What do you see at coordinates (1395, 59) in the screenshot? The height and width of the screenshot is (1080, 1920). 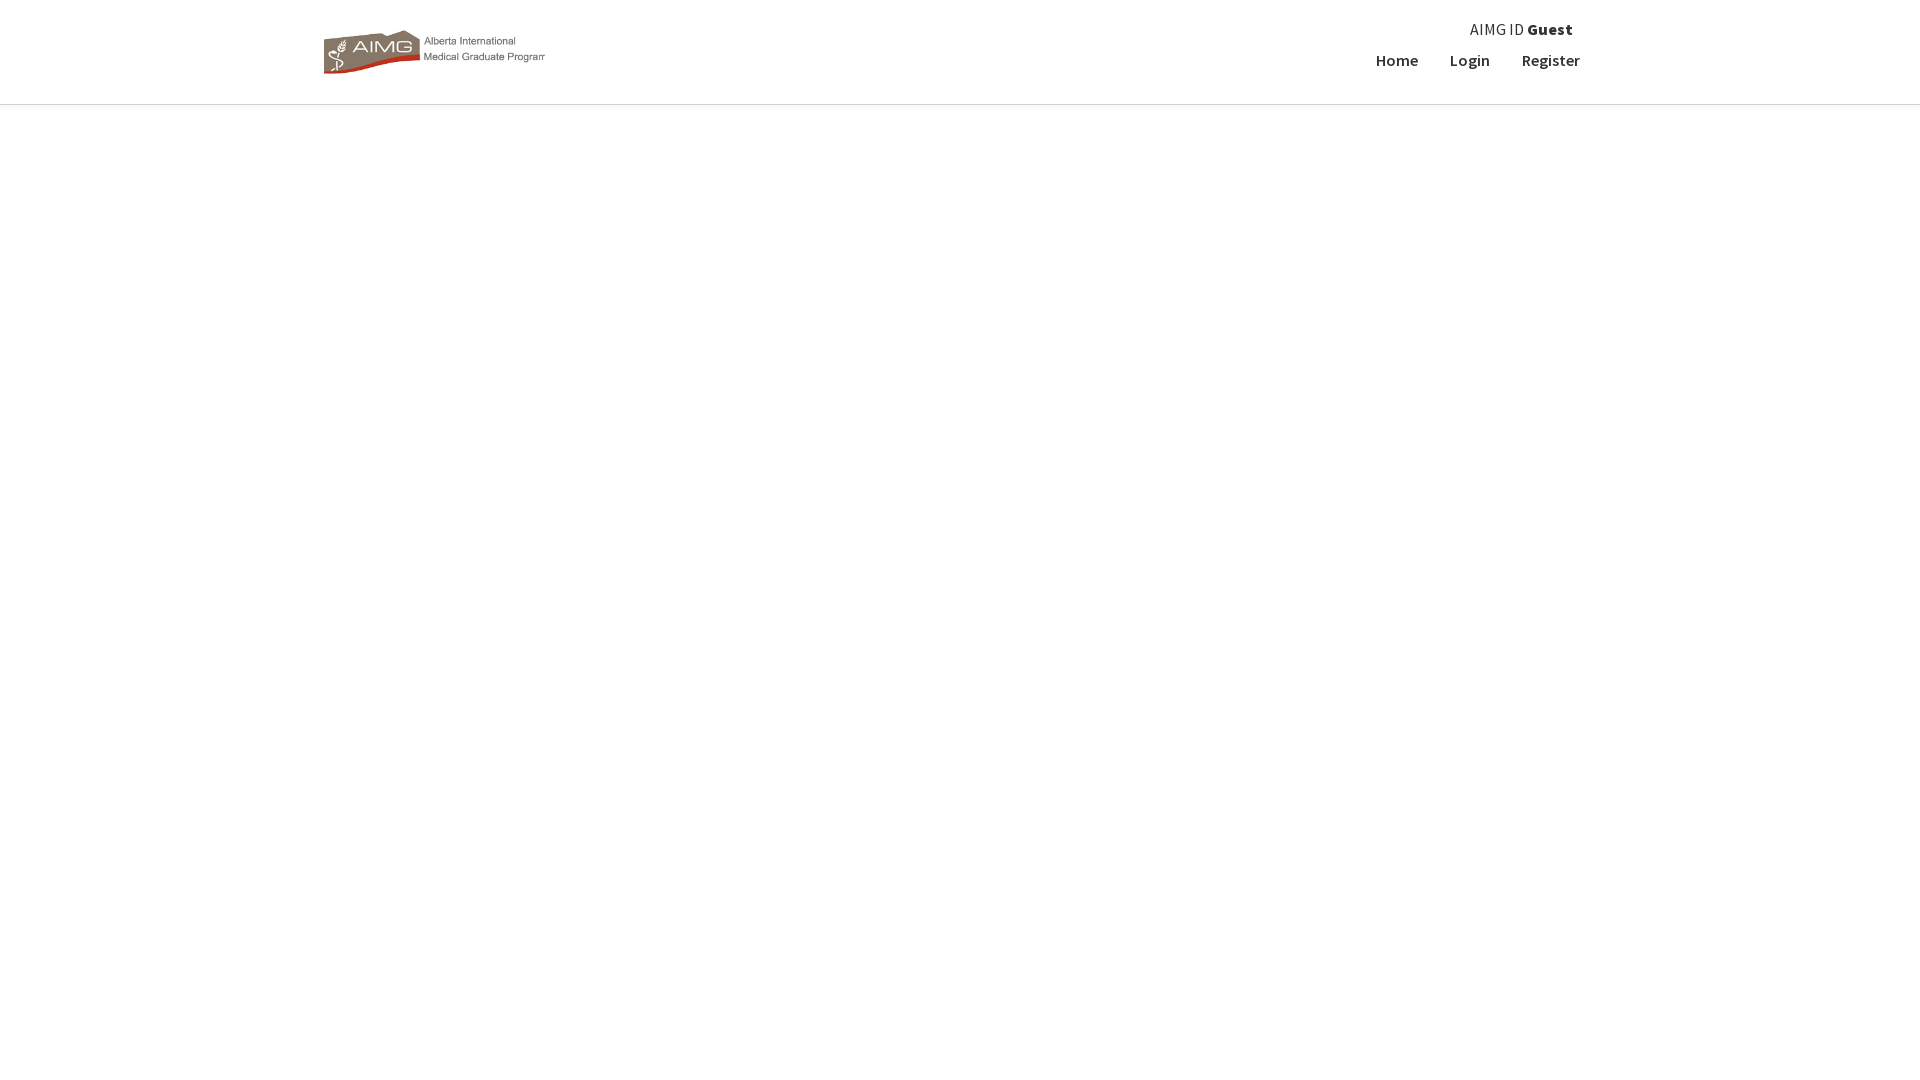 I see `'Home'` at bounding box center [1395, 59].